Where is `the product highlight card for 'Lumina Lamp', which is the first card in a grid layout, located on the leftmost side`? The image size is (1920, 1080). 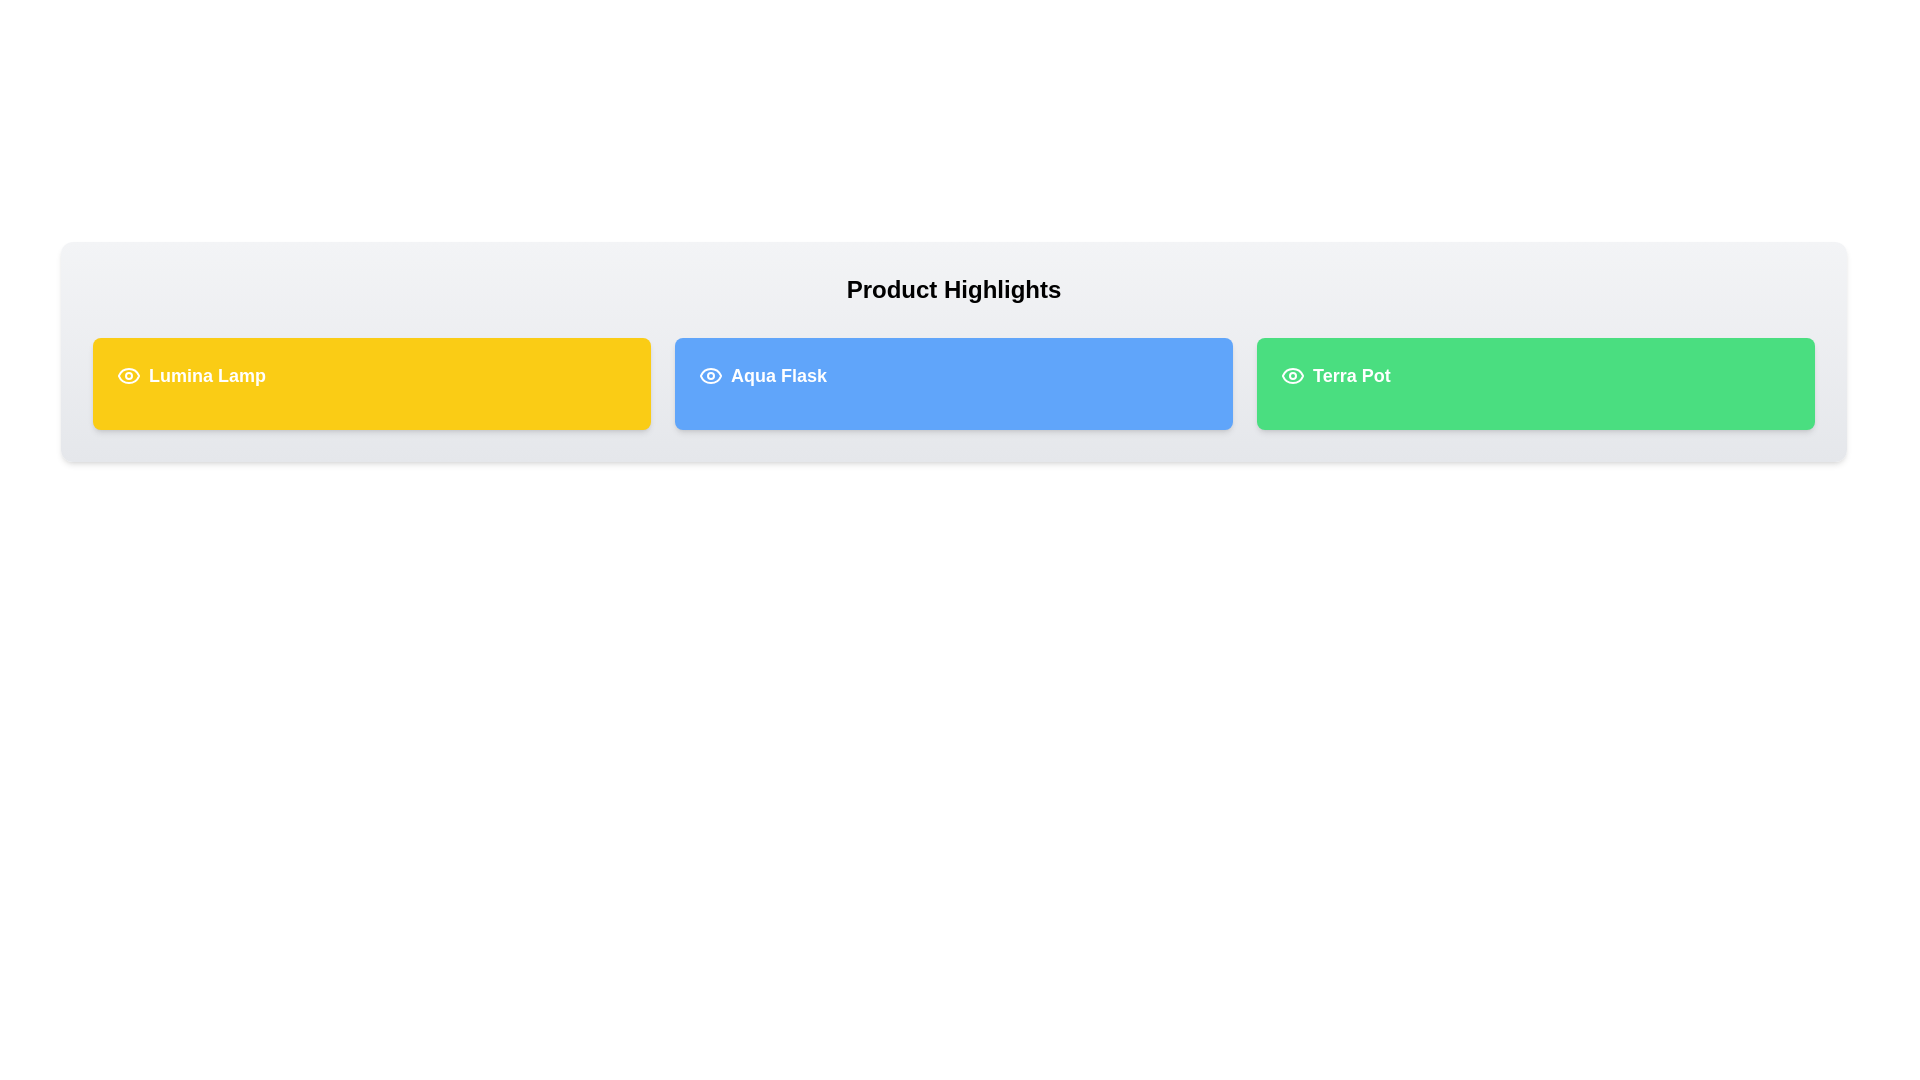 the product highlight card for 'Lumina Lamp', which is the first card in a grid layout, located on the leftmost side is located at coordinates (372, 384).